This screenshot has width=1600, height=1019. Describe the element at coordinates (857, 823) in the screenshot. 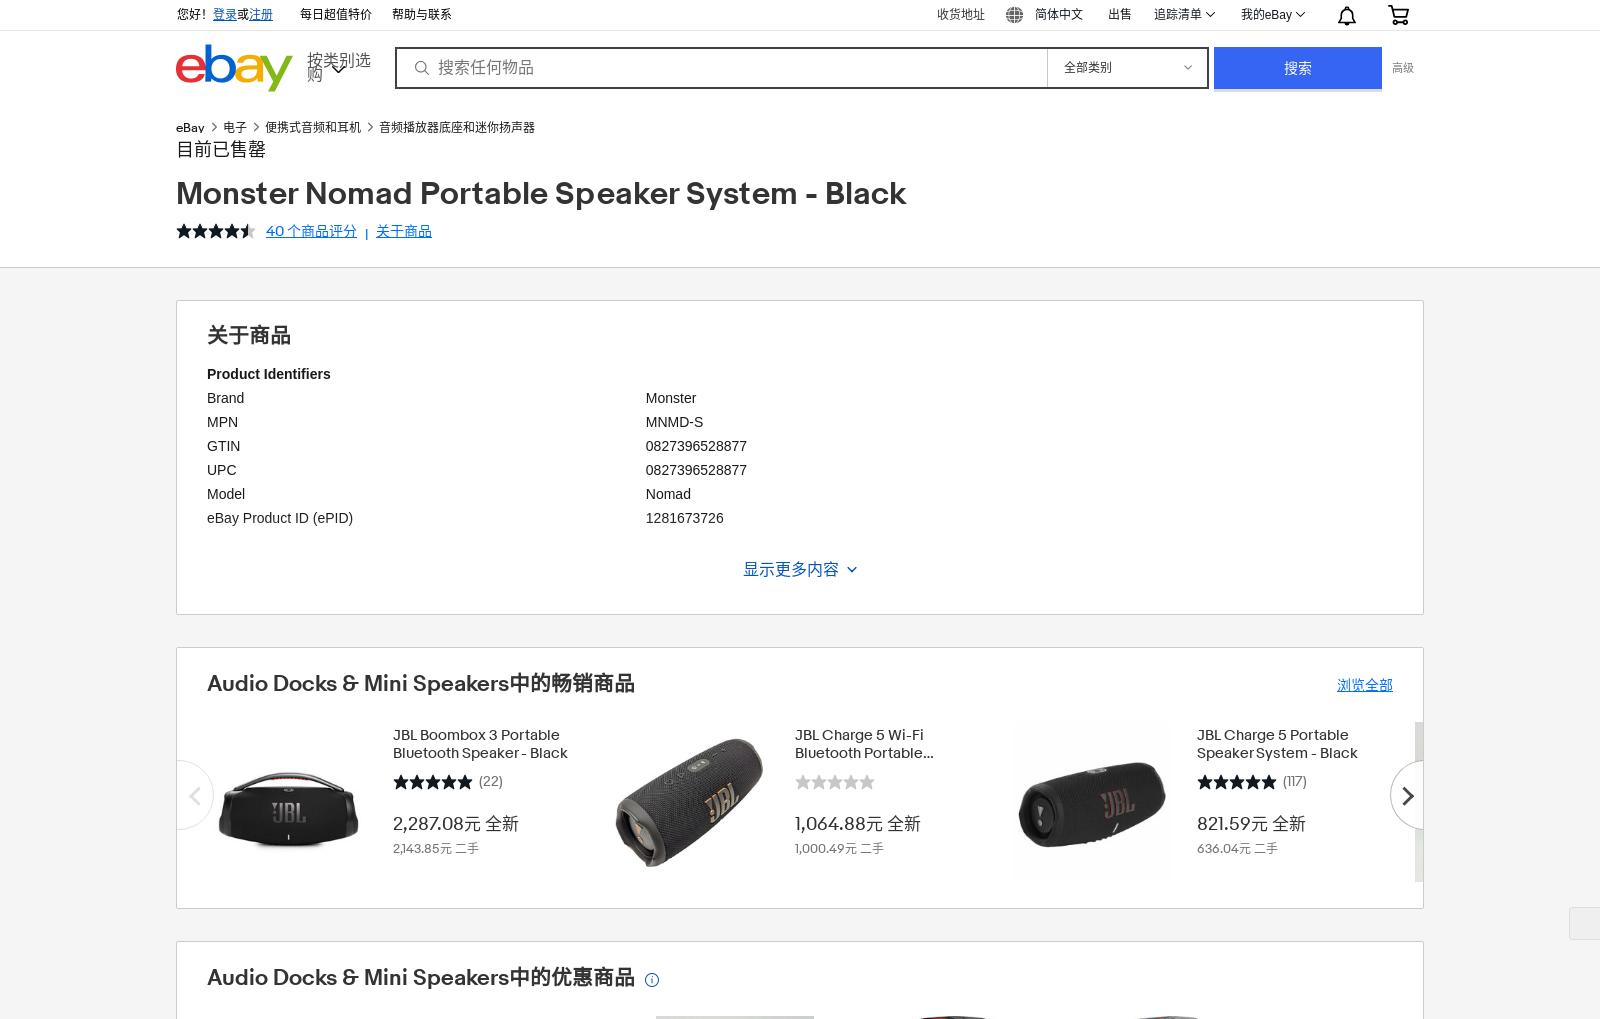

I see `'1,064.88元 全新'` at that location.